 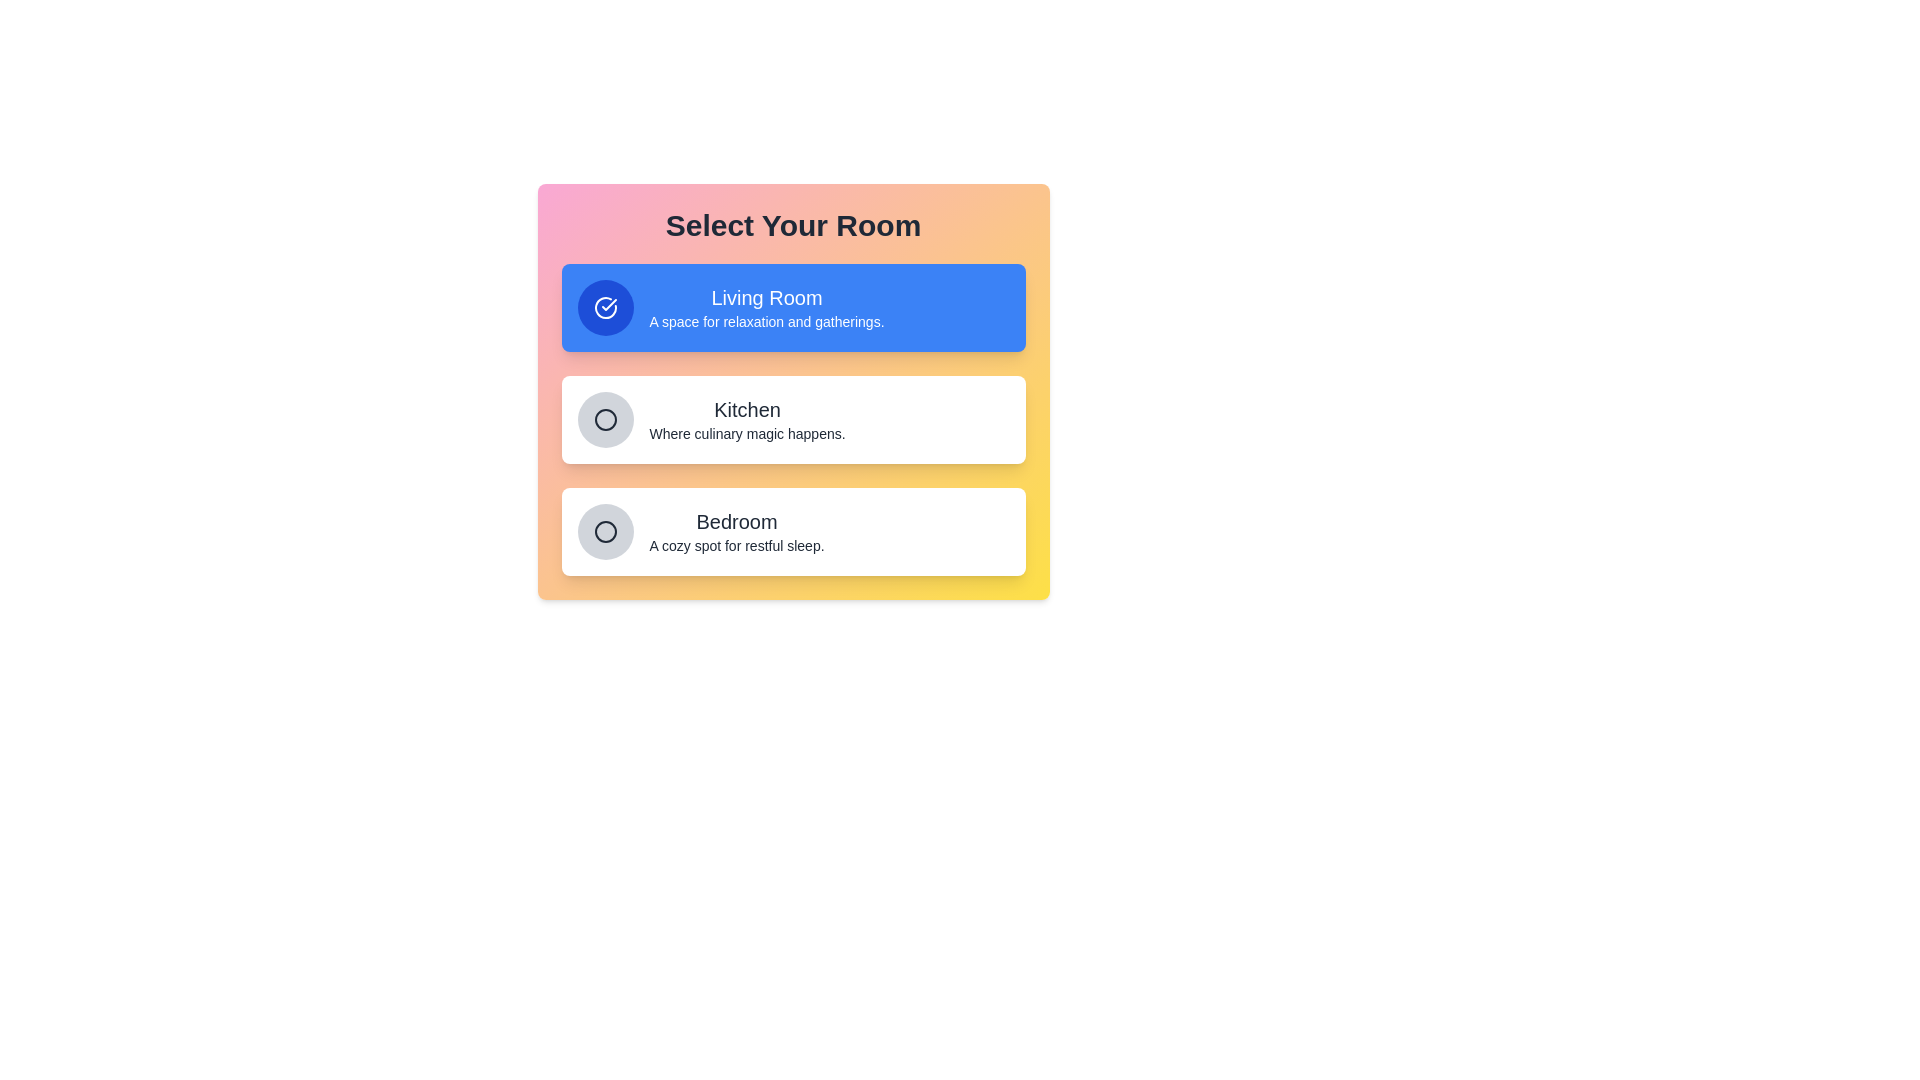 I want to click on the descriptive text label for the 'Living Room' option in the 'Select Your Room' interface panel to emphasize it, so click(x=766, y=320).